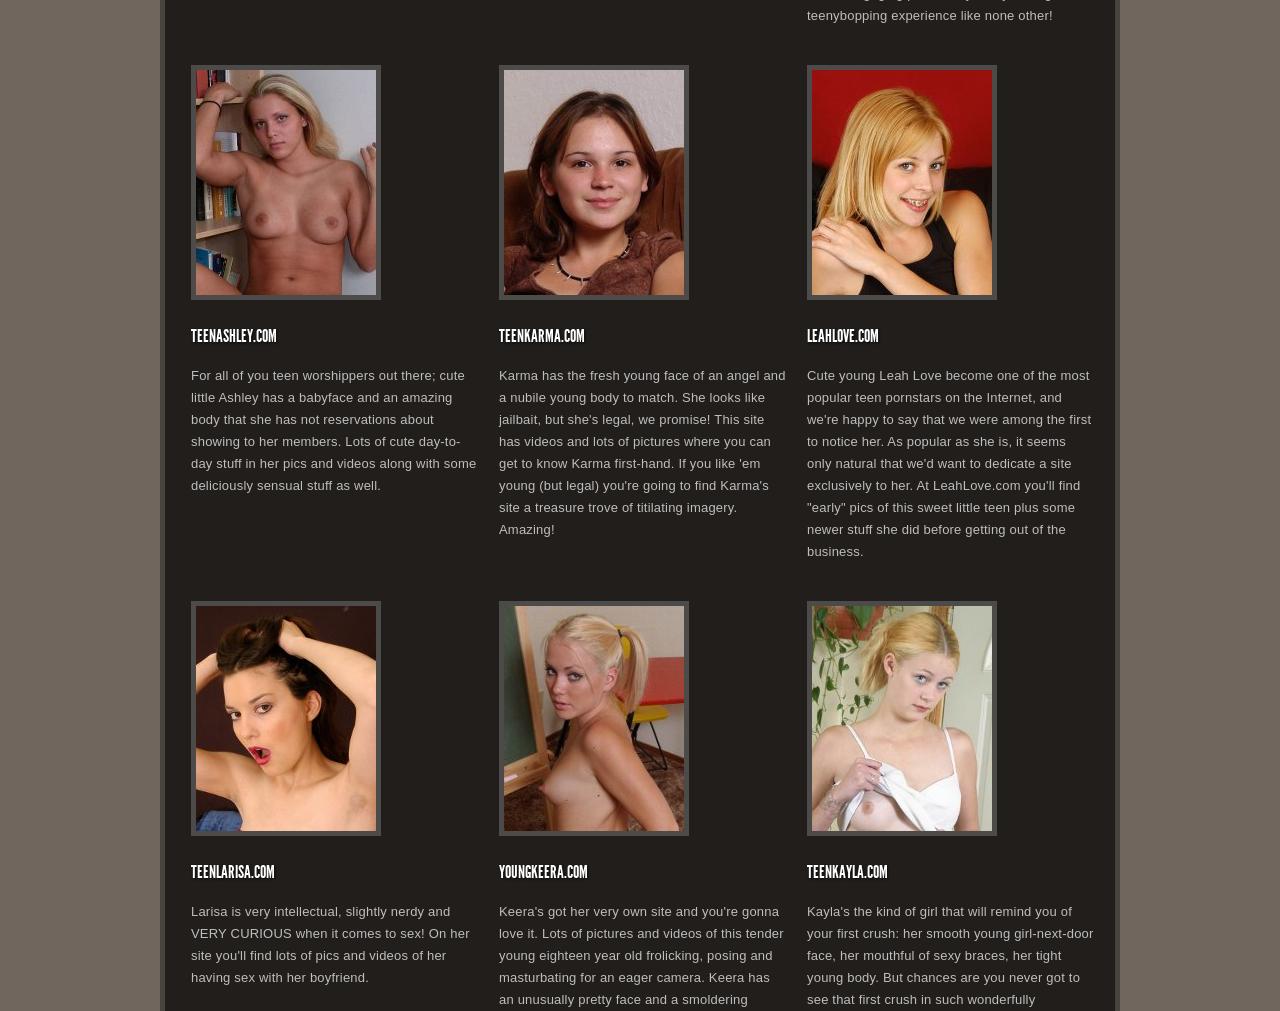 The height and width of the screenshot is (1011, 1280). I want to click on 'LeahLove.com', so click(843, 335).